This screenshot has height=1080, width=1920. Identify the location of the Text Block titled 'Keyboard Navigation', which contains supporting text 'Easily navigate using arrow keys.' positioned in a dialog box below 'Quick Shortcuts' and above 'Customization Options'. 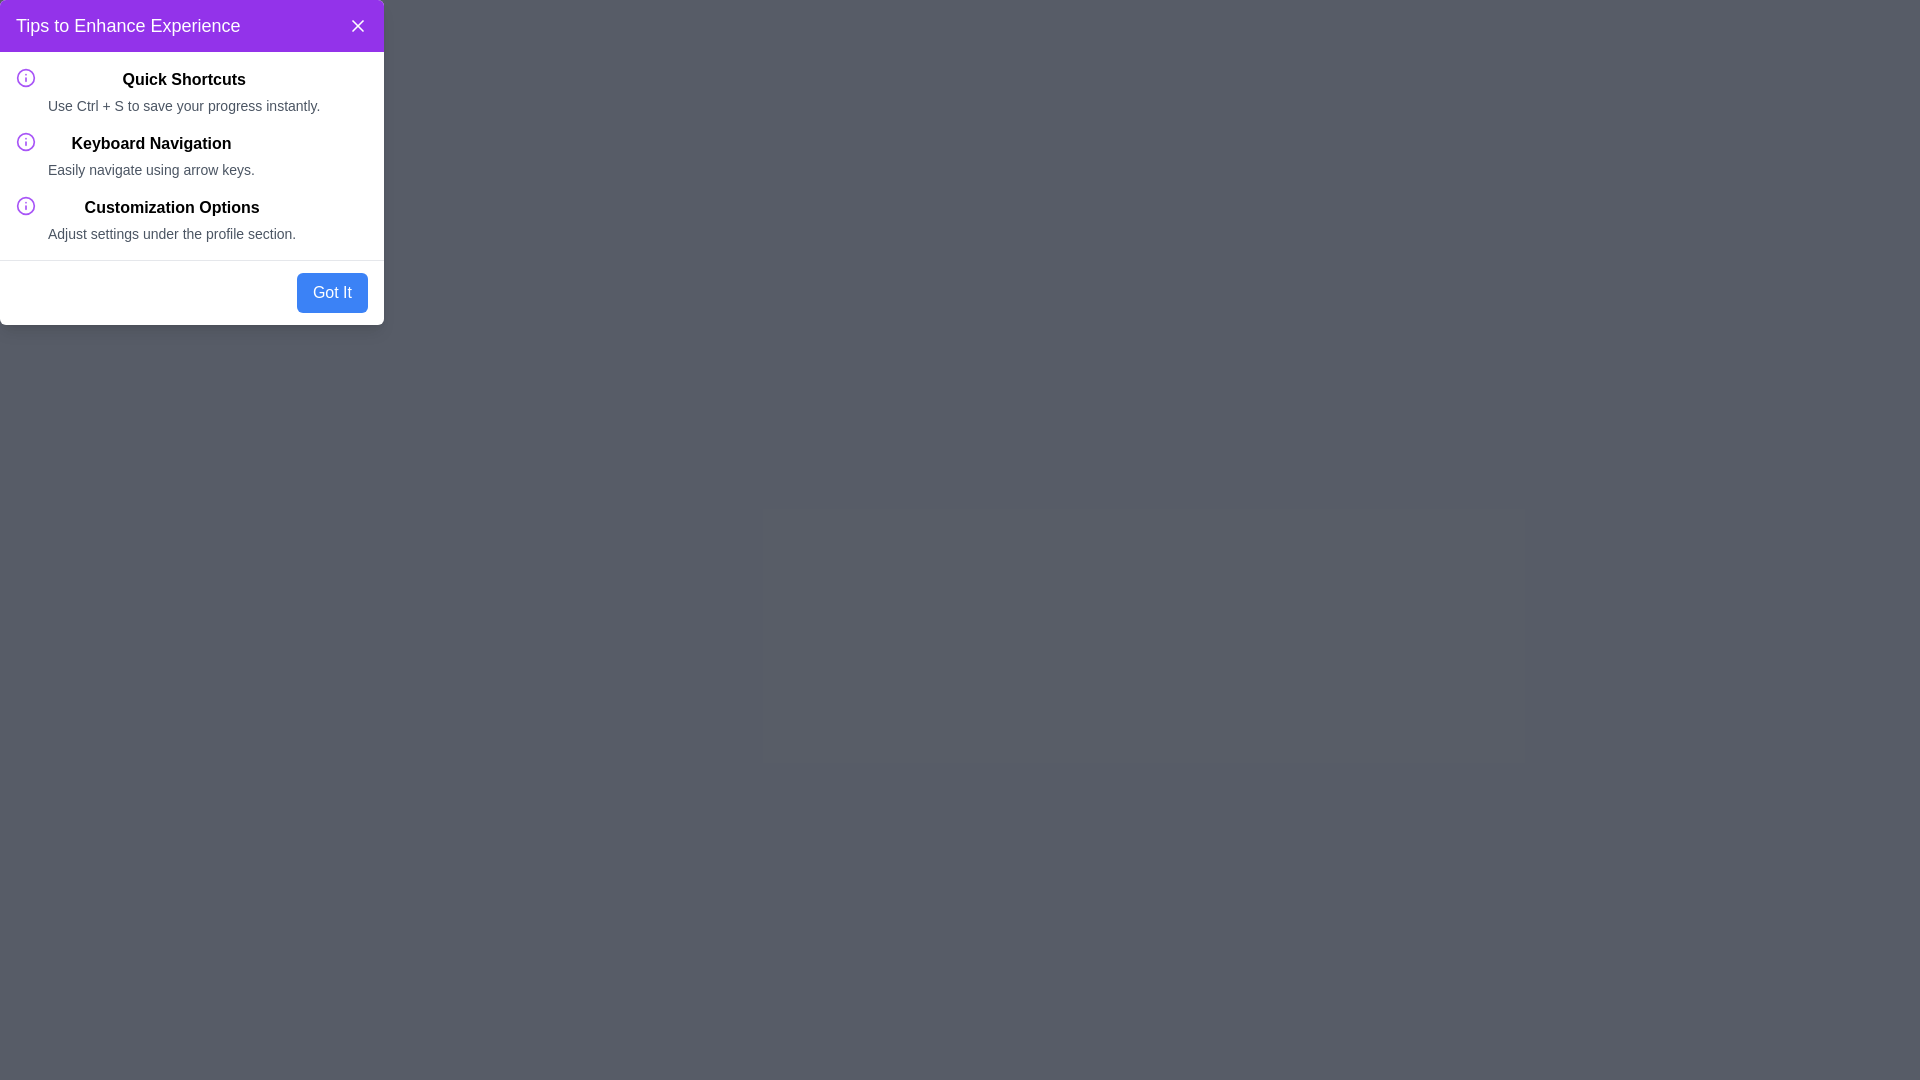
(150, 154).